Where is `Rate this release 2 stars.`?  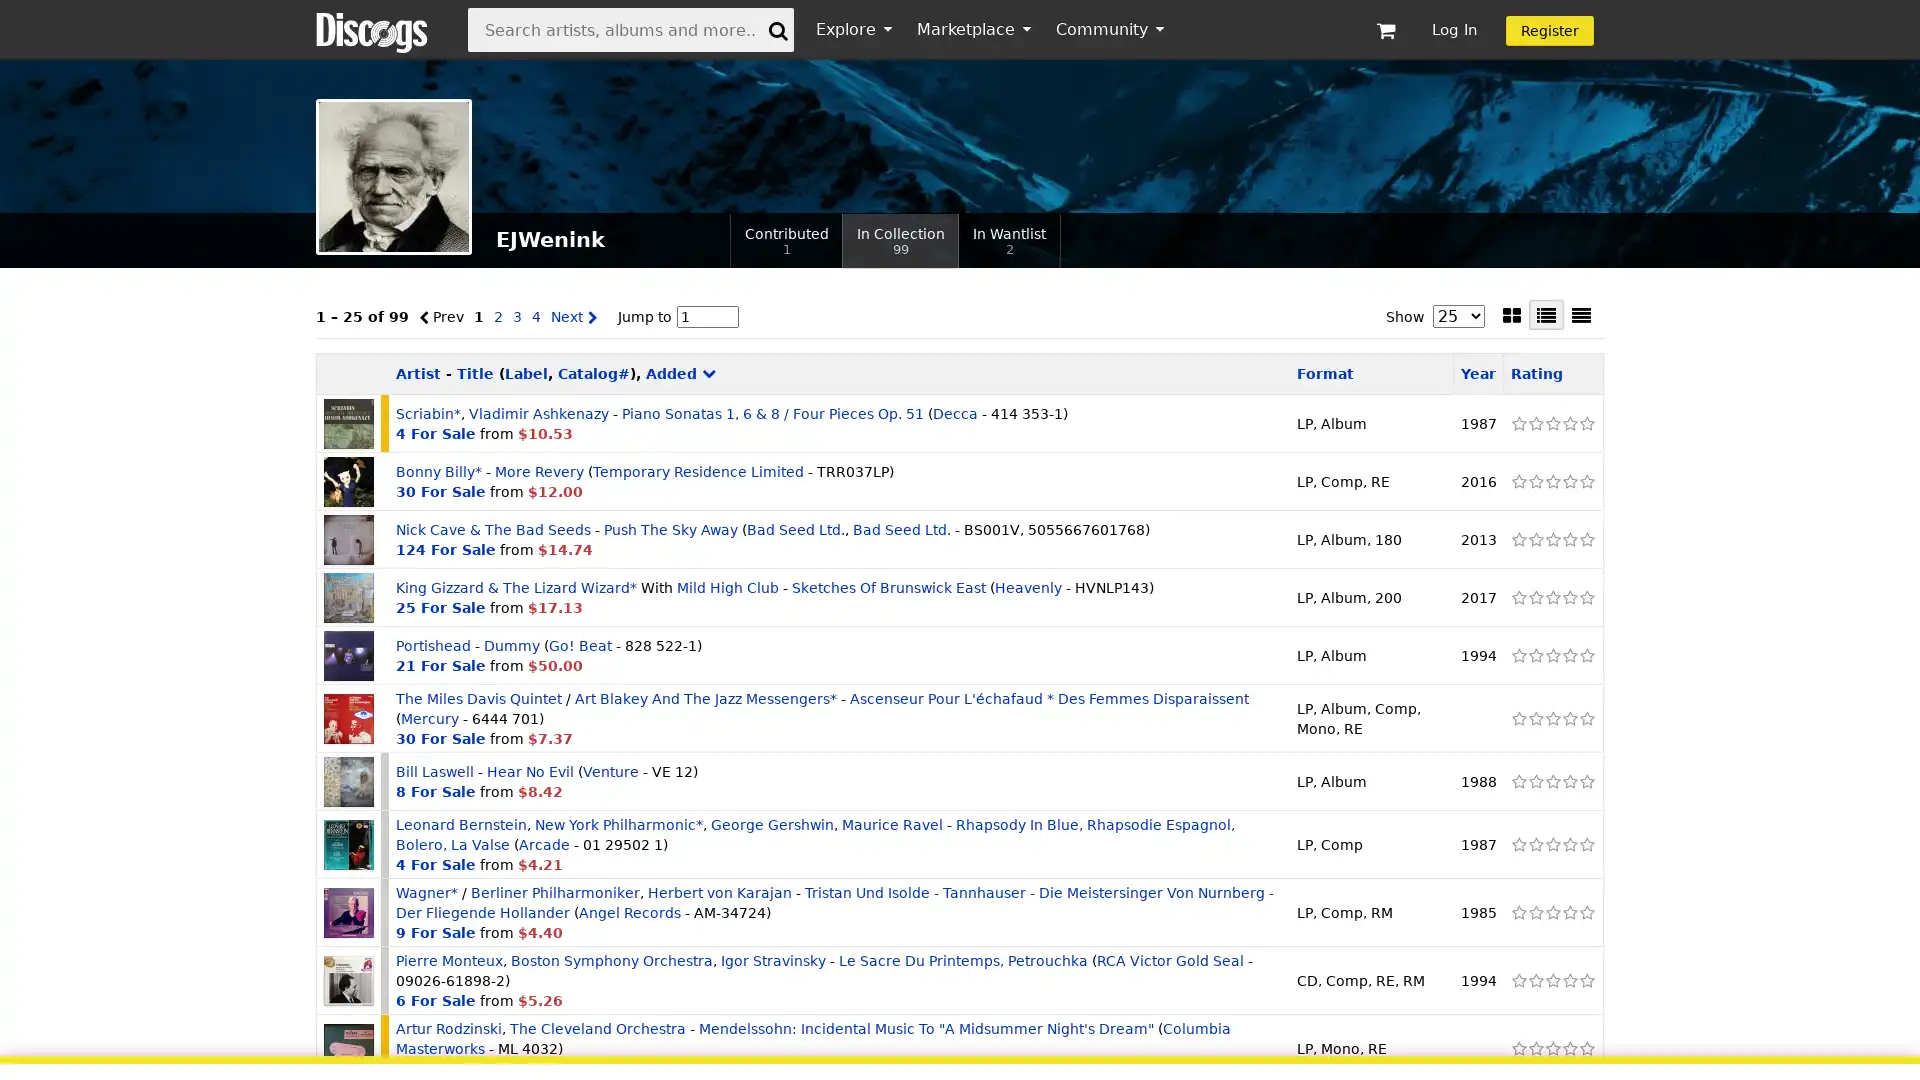 Rate this release 2 stars. is located at coordinates (1534, 423).